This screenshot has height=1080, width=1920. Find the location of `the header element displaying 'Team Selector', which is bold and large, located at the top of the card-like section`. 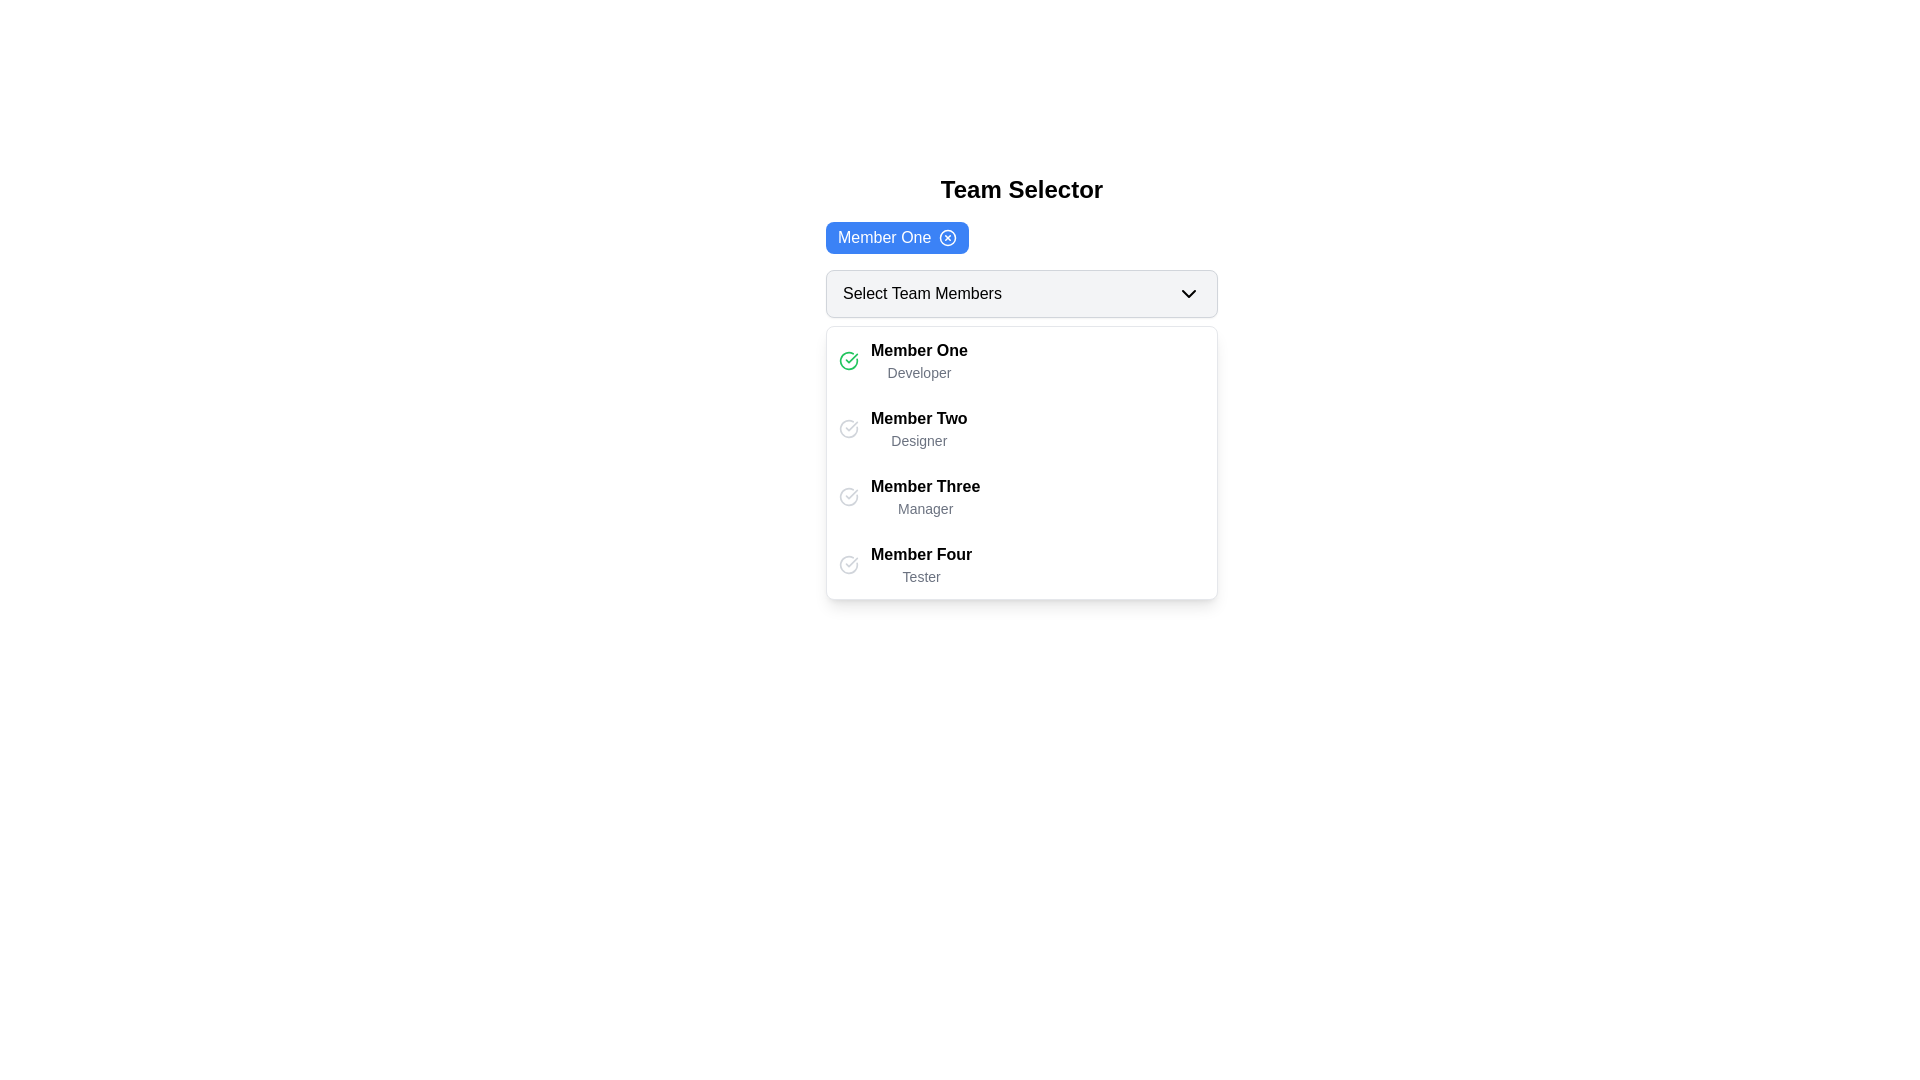

the header element displaying 'Team Selector', which is bold and large, located at the top of the card-like section is located at coordinates (1022, 189).